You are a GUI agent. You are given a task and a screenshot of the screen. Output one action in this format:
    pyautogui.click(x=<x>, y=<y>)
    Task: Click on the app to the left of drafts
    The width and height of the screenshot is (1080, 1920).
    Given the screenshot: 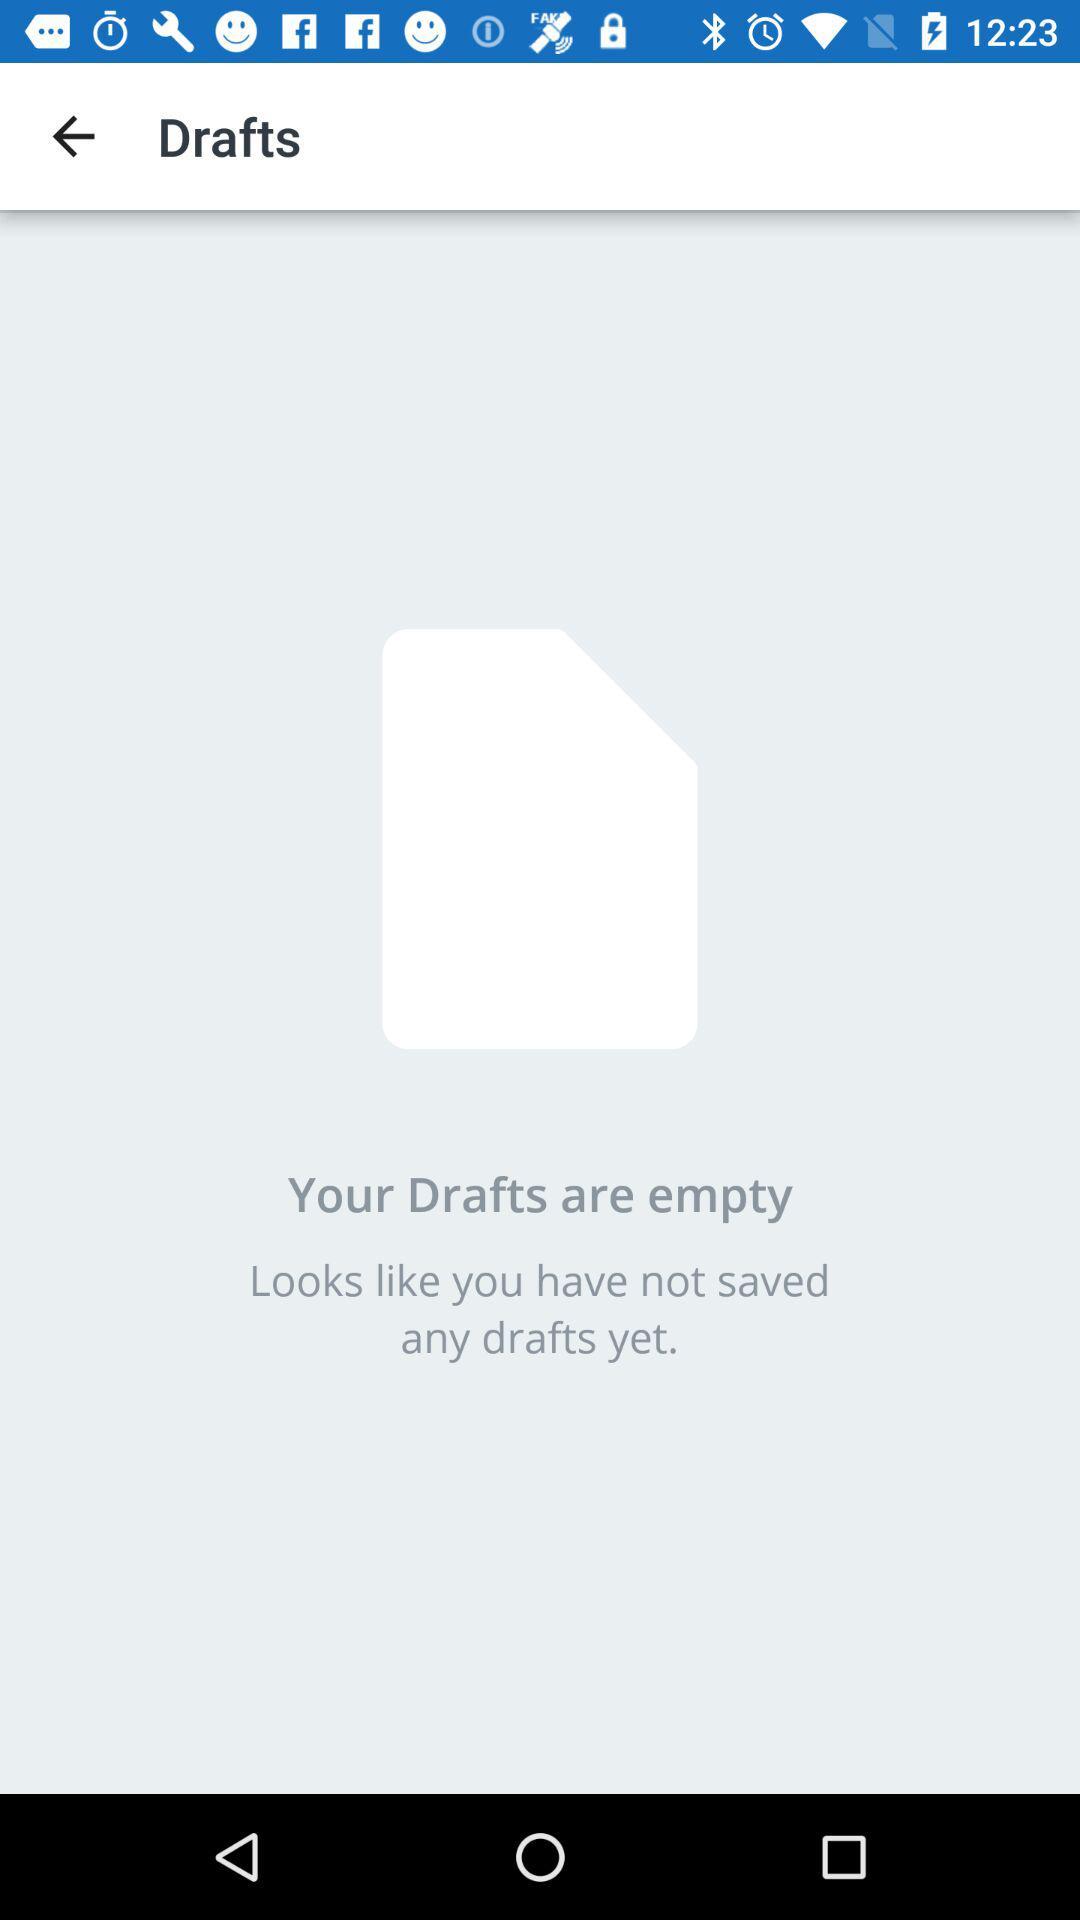 What is the action you would take?
    pyautogui.click(x=72, y=135)
    